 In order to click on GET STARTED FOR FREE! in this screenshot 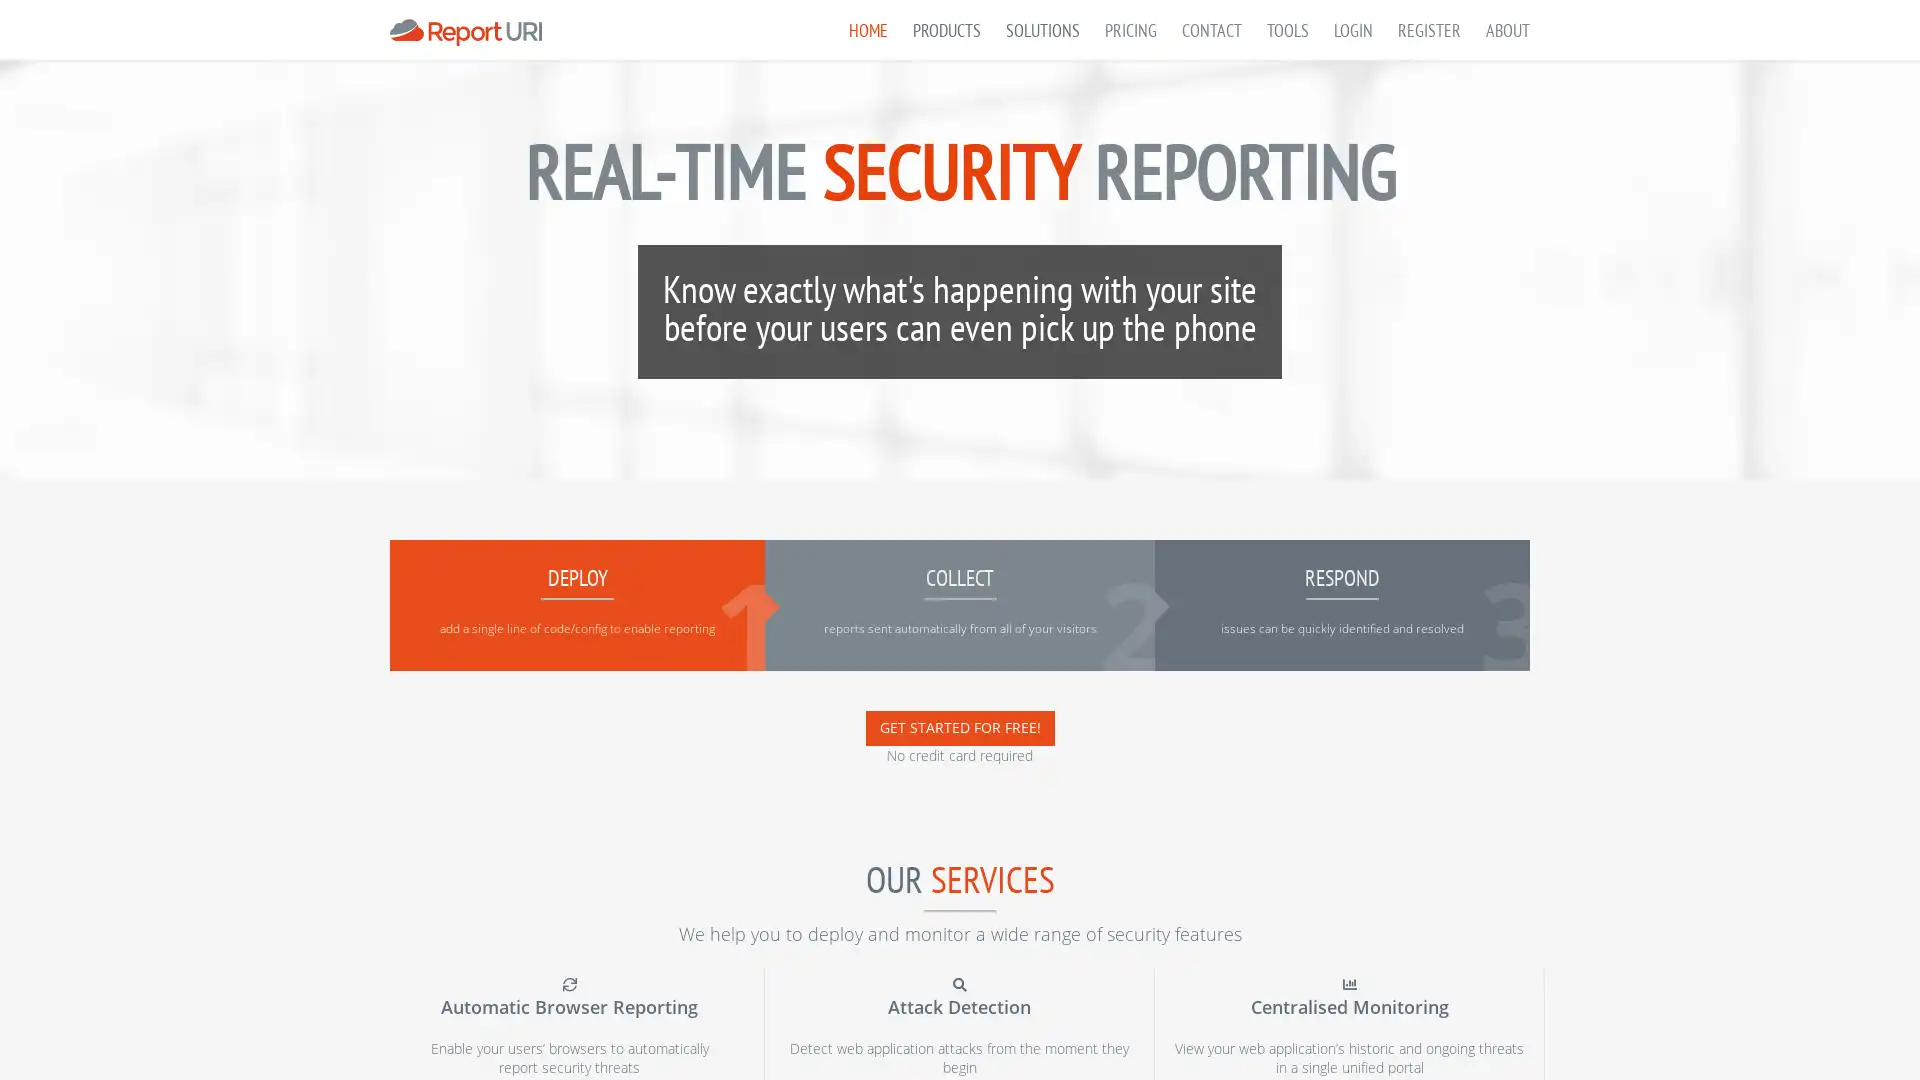, I will do `click(958, 728)`.